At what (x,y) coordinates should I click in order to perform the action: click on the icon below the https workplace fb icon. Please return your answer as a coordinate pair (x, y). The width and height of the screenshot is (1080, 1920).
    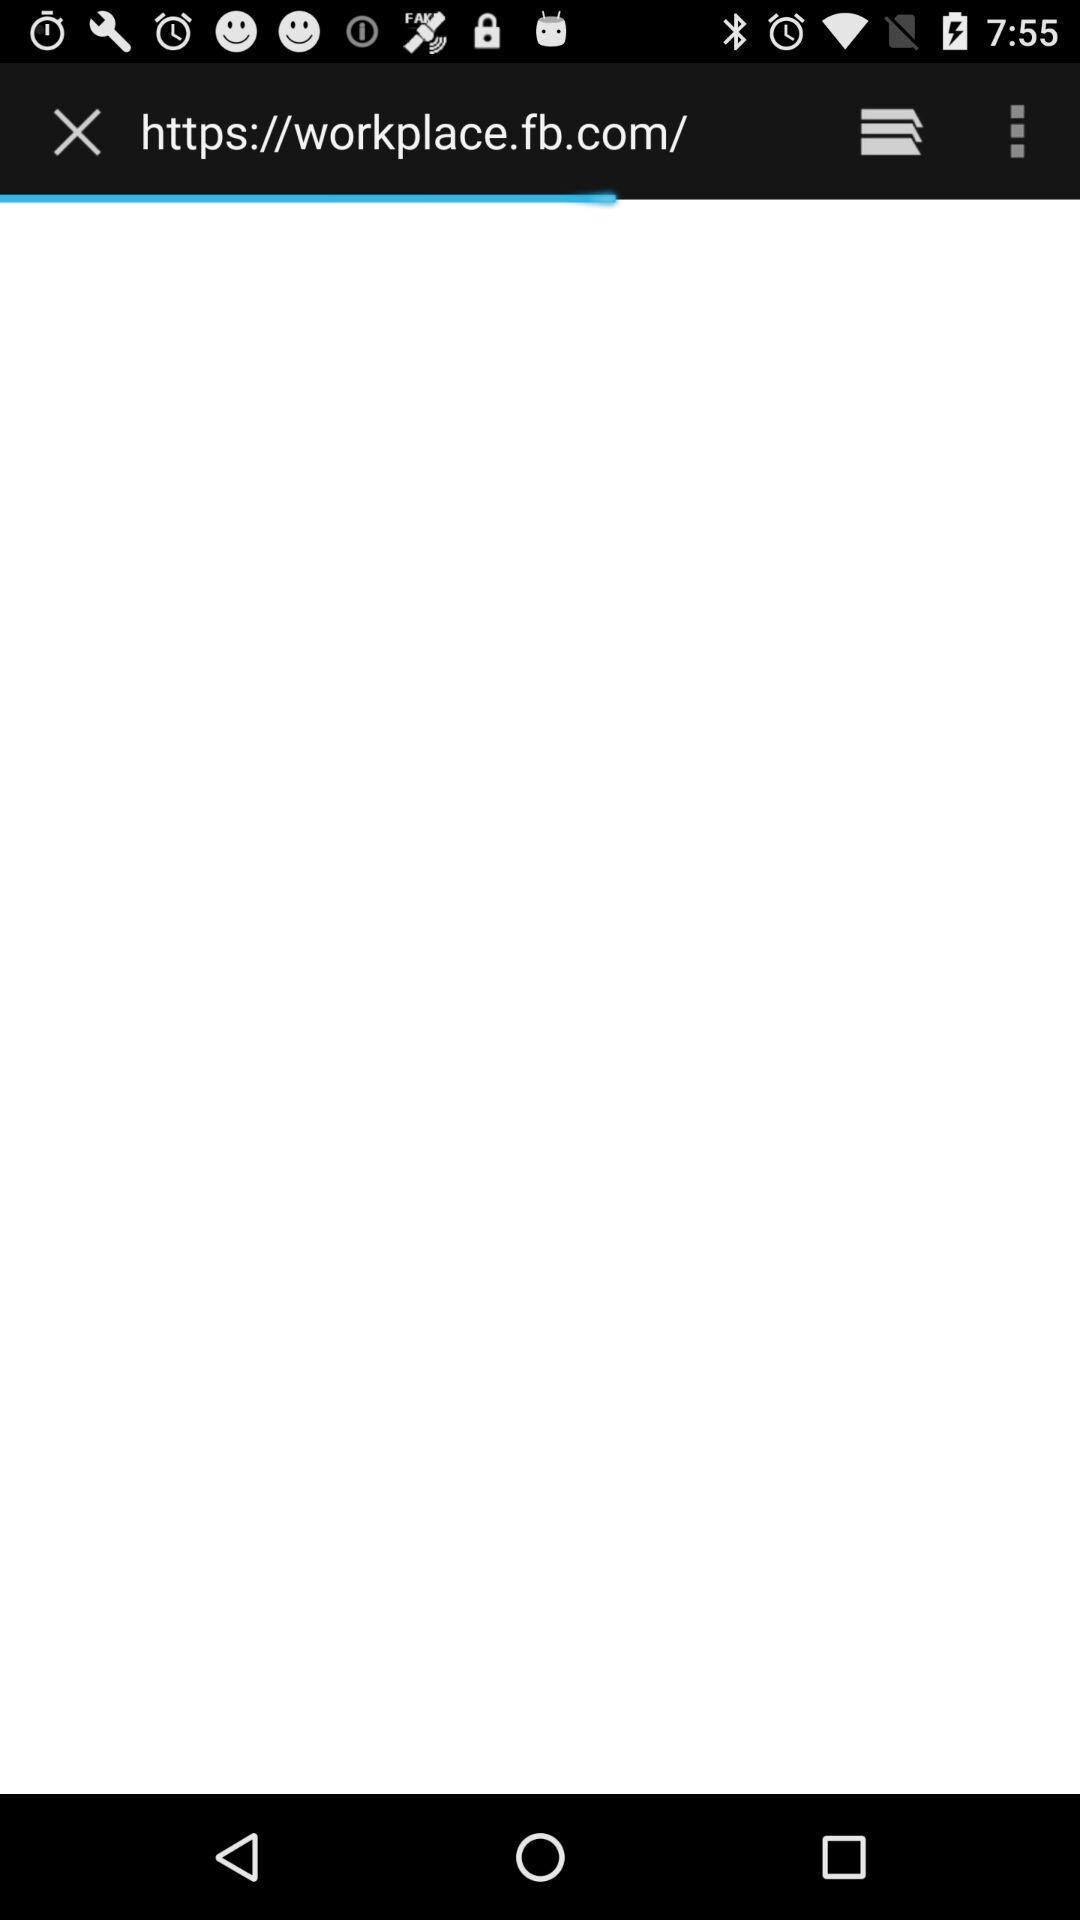
    Looking at the image, I should click on (540, 996).